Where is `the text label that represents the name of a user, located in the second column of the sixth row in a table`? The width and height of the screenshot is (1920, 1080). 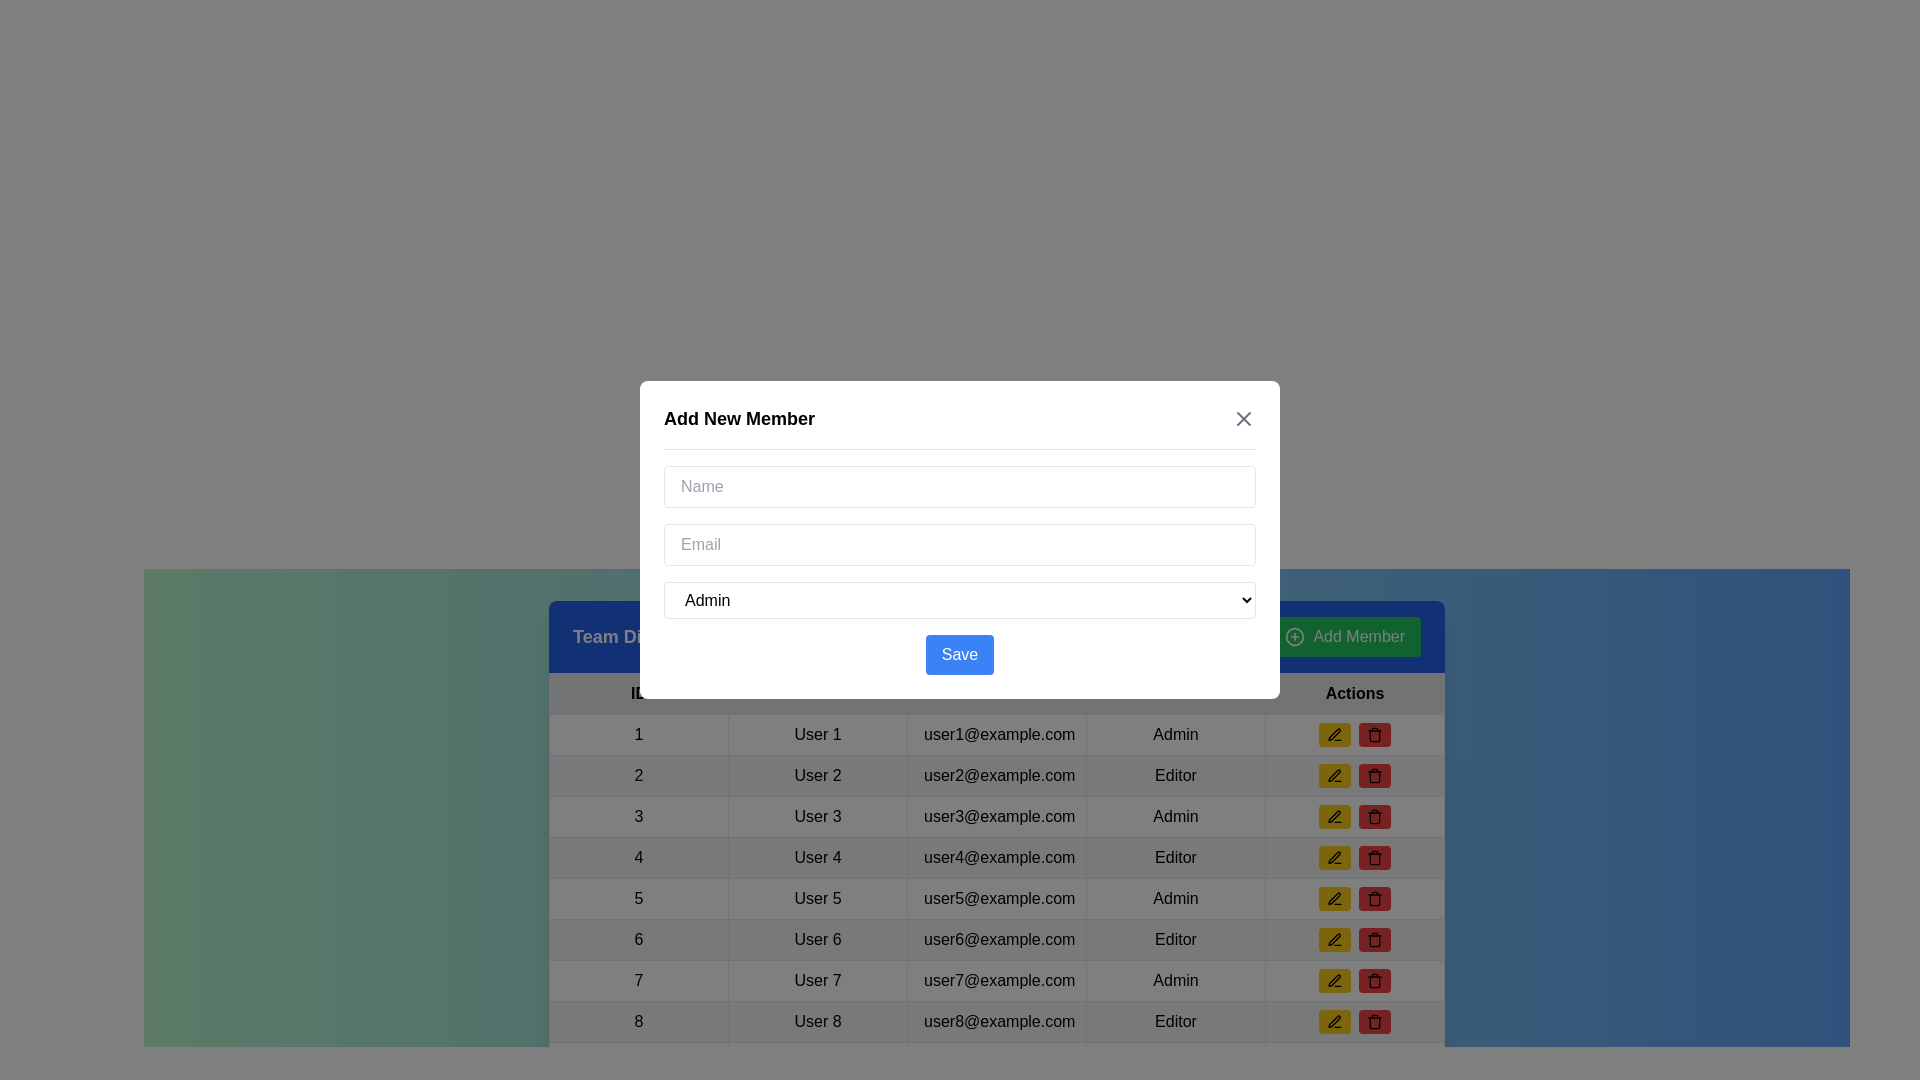 the text label that represents the name of a user, located in the second column of the sixth row in a table is located at coordinates (817, 940).